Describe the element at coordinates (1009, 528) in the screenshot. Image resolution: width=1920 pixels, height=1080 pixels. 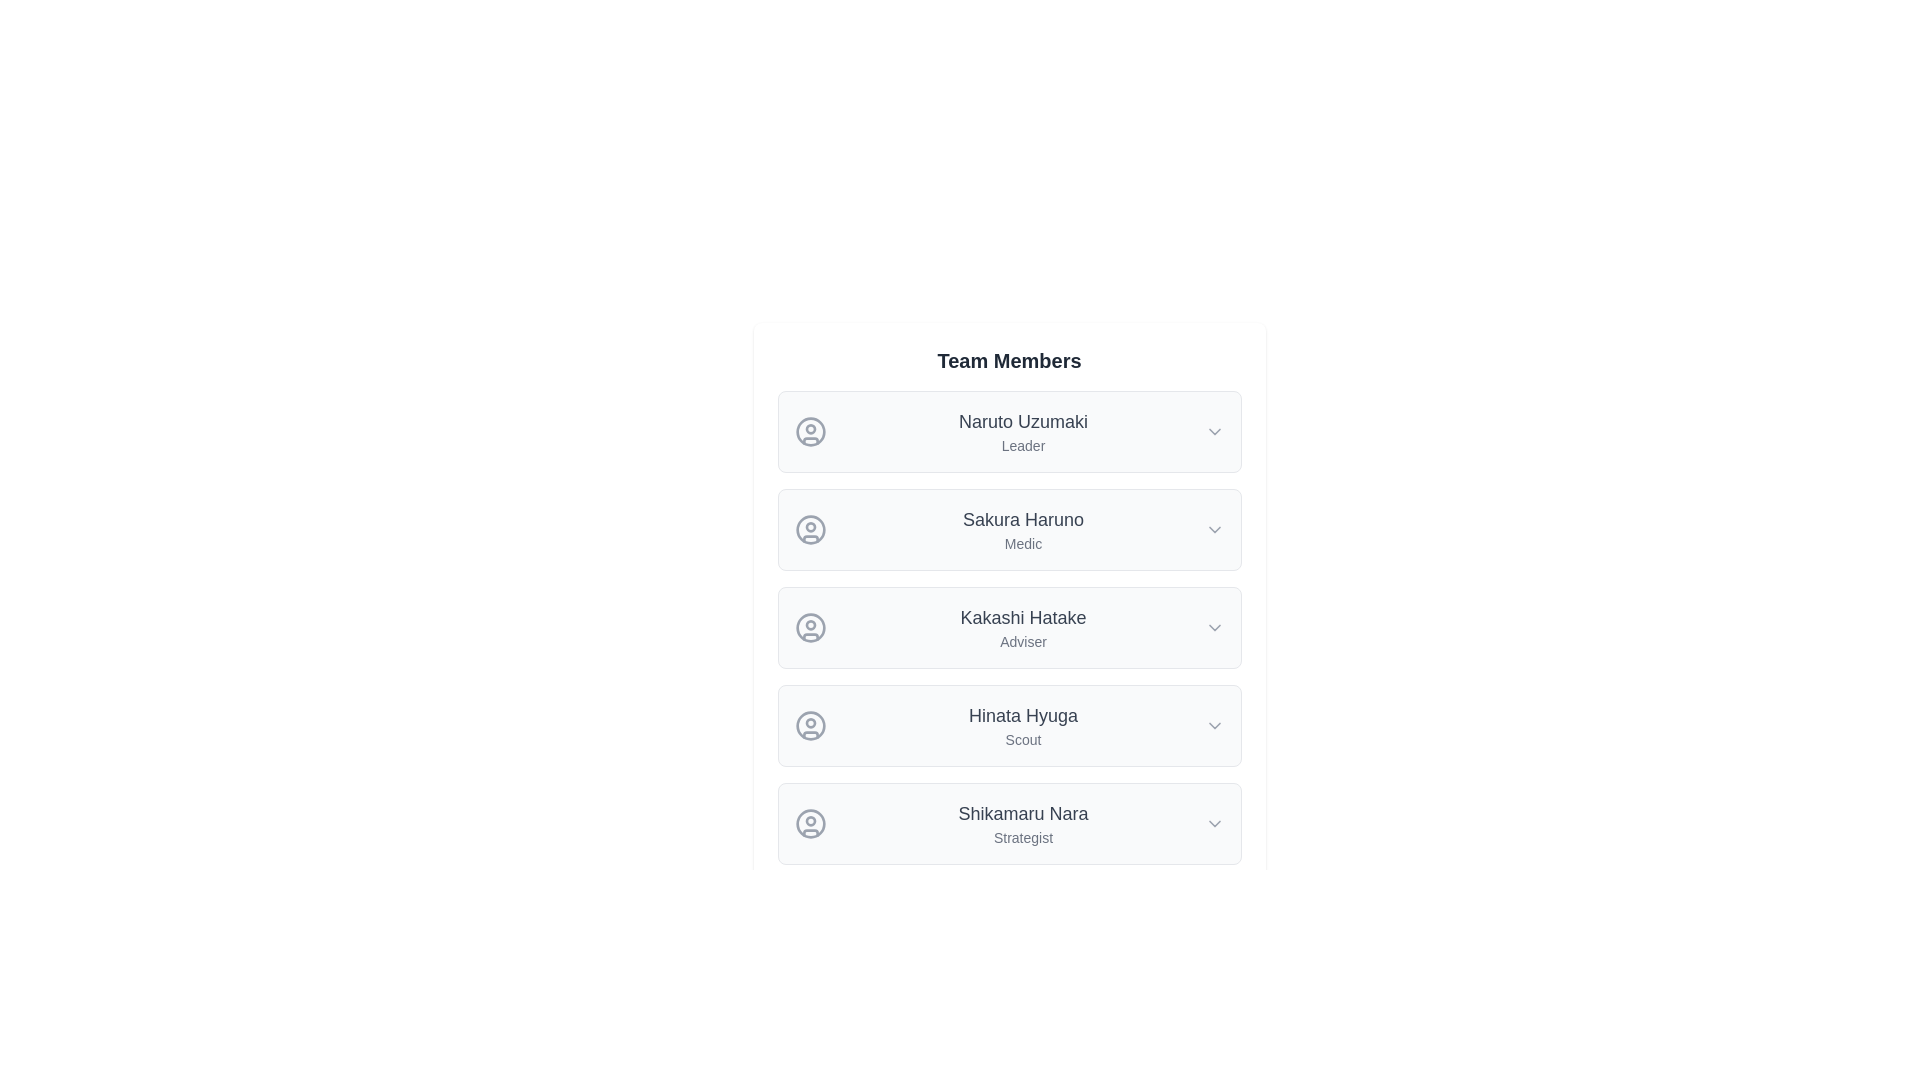
I see `to select the user information card displaying 'Sakura Haruno', which is the second item in the vertical list of team member cards` at that location.